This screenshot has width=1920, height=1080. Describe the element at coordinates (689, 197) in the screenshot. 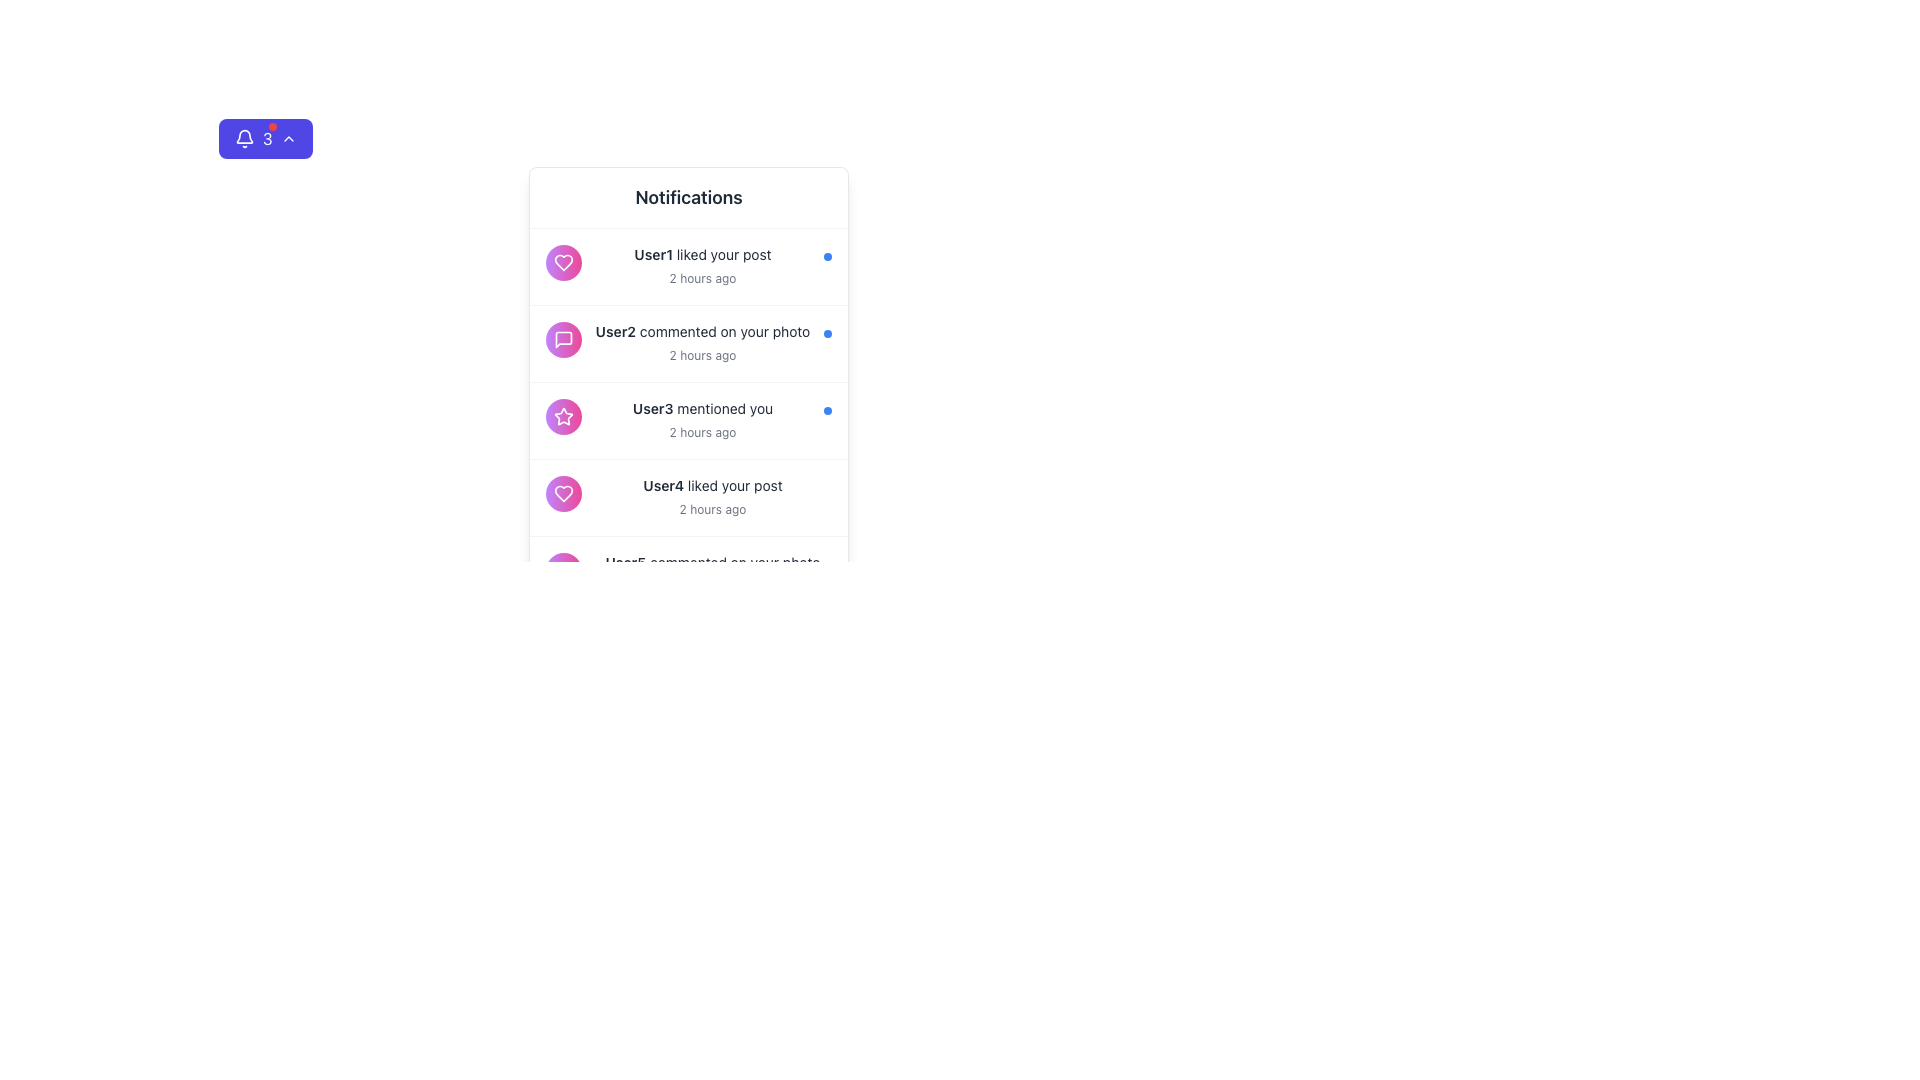

I see `the 'Notifications' static text heading, which is bold, large, and dark gray, located above the list of notification items` at that location.